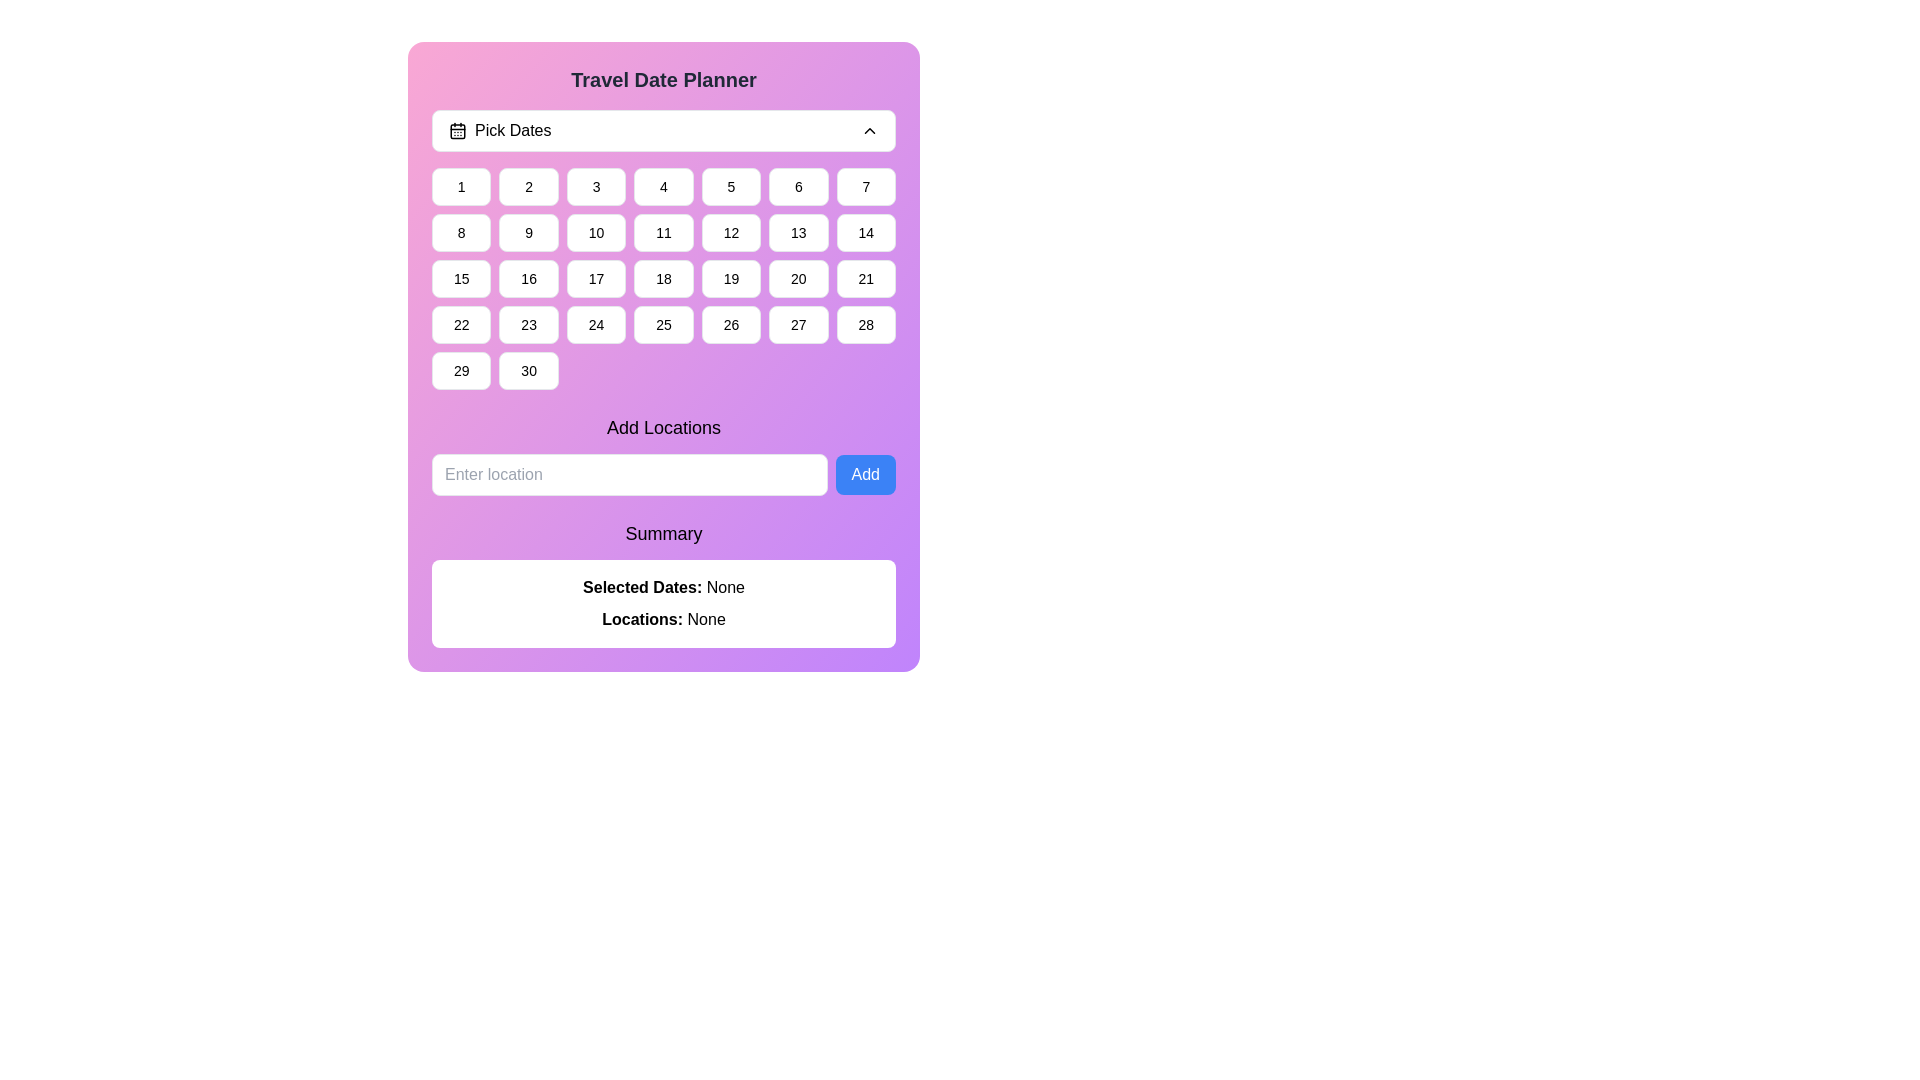 The height and width of the screenshot is (1080, 1920). Describe the element at coordinates (663, 186) in the screenshot. I see `the button displaying the number '4'` at that location.